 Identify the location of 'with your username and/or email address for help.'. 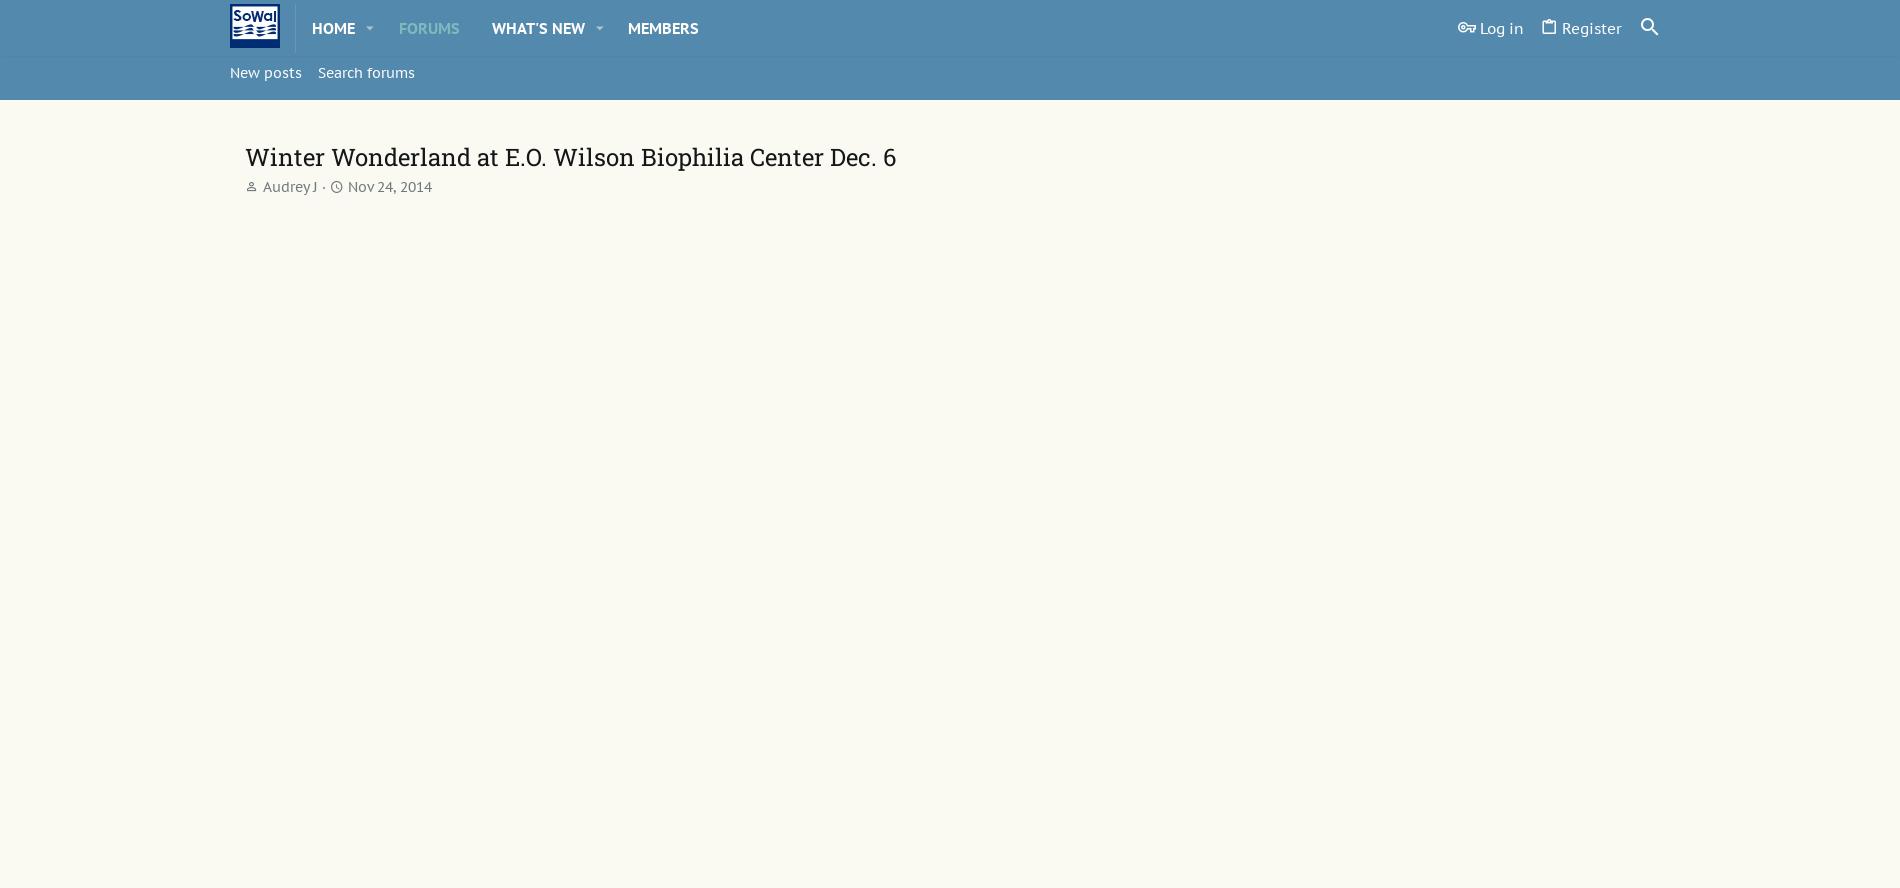
(758, 249).